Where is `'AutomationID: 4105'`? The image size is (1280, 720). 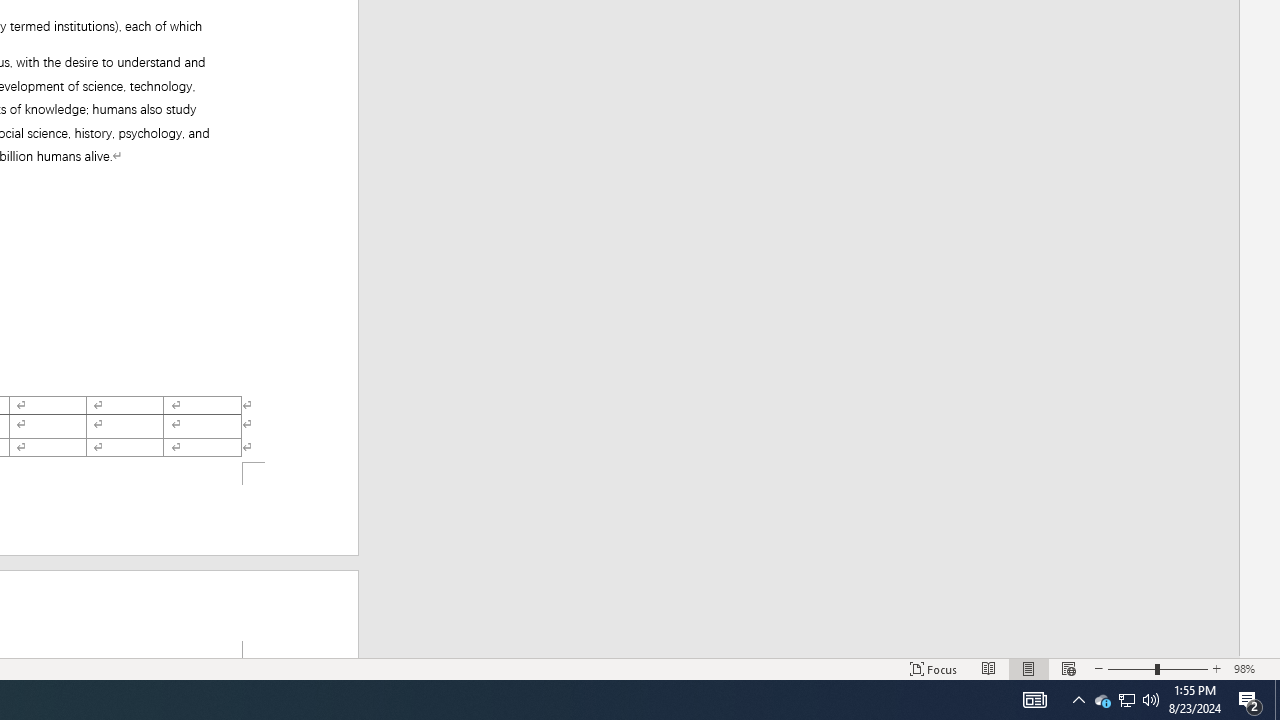 'AutomationID: 4105' is located at coordinates (1034, 698).